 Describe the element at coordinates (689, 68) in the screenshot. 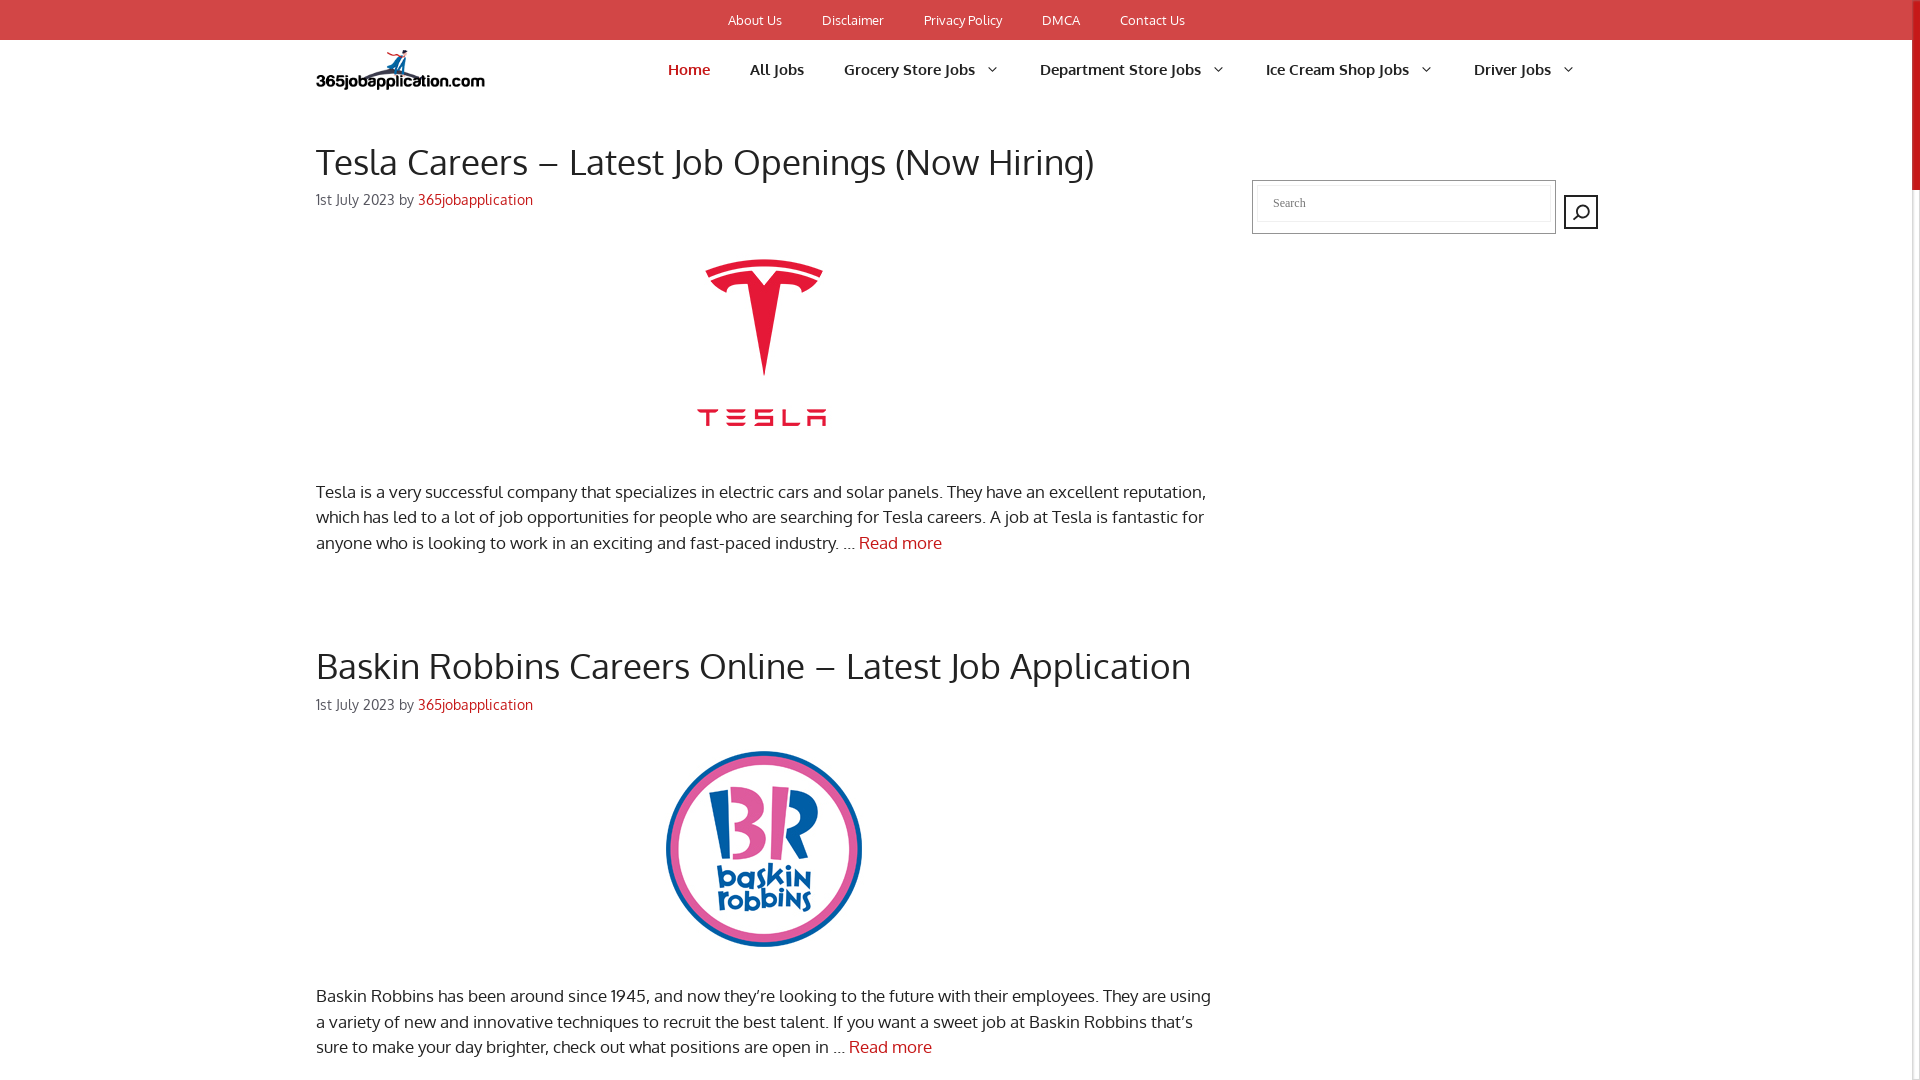

I see `'Home'` at that location.